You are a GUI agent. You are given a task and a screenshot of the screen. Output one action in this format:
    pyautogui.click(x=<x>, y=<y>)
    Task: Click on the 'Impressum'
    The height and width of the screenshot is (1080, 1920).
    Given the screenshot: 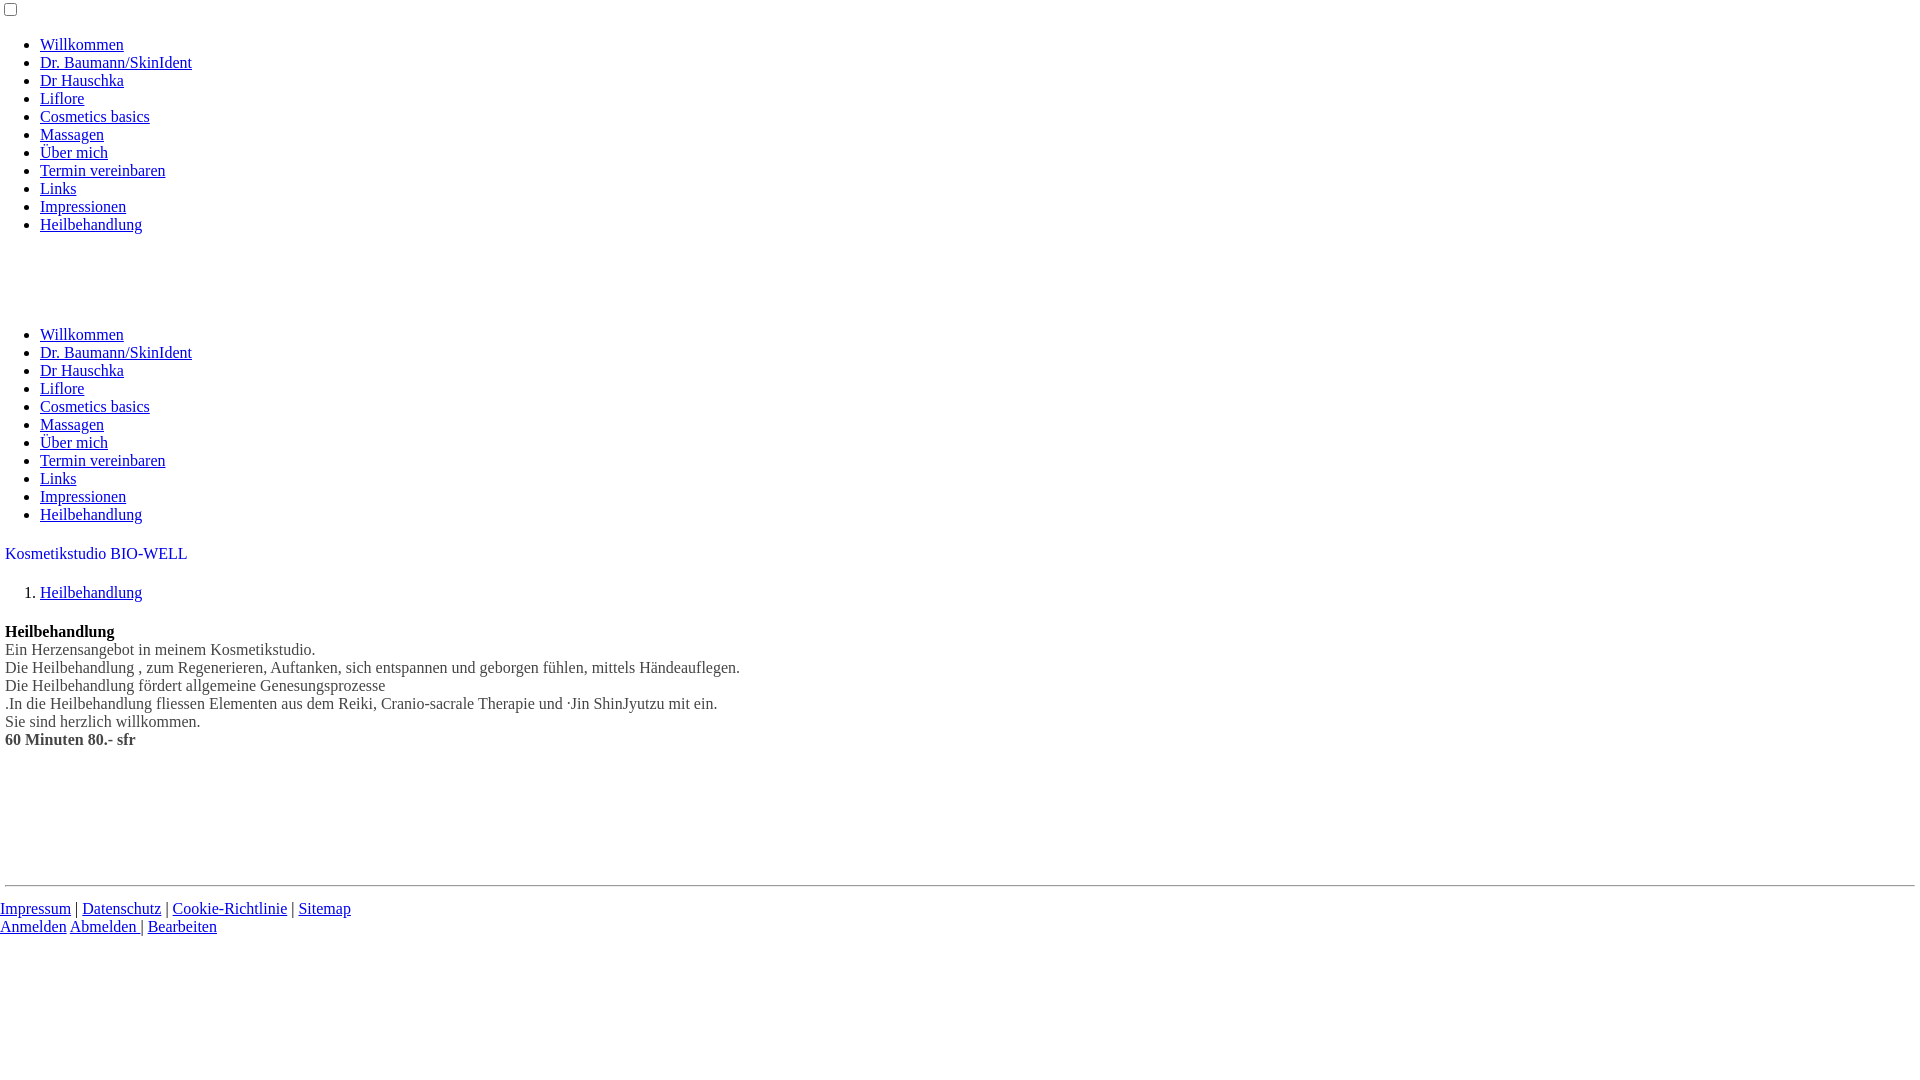 What is the action you would take?
    pyautogui.click(x=35, y=908)
    